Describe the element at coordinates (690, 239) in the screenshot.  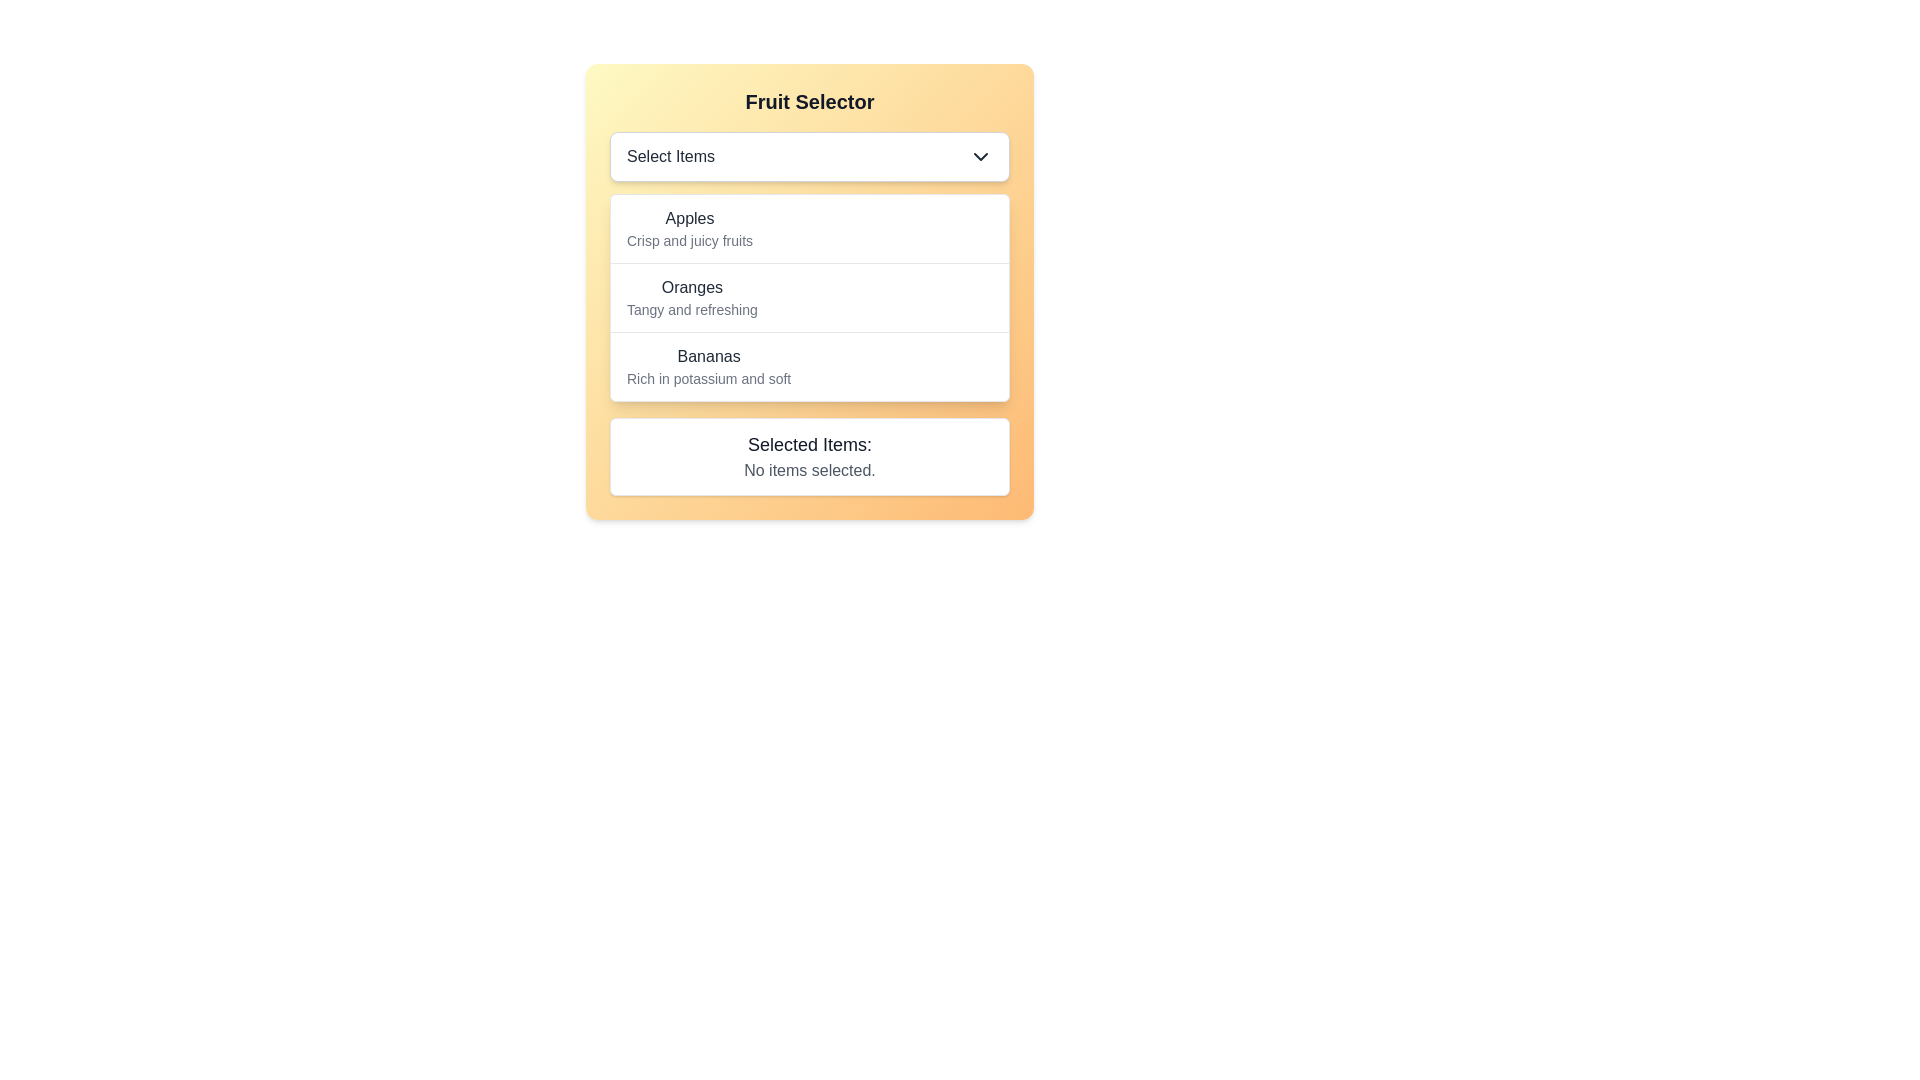
I see `the text label displaying 'Crisp and juicy fruits', which is located directly below the bold 'Apples' text in the dropdown menu` at that location.